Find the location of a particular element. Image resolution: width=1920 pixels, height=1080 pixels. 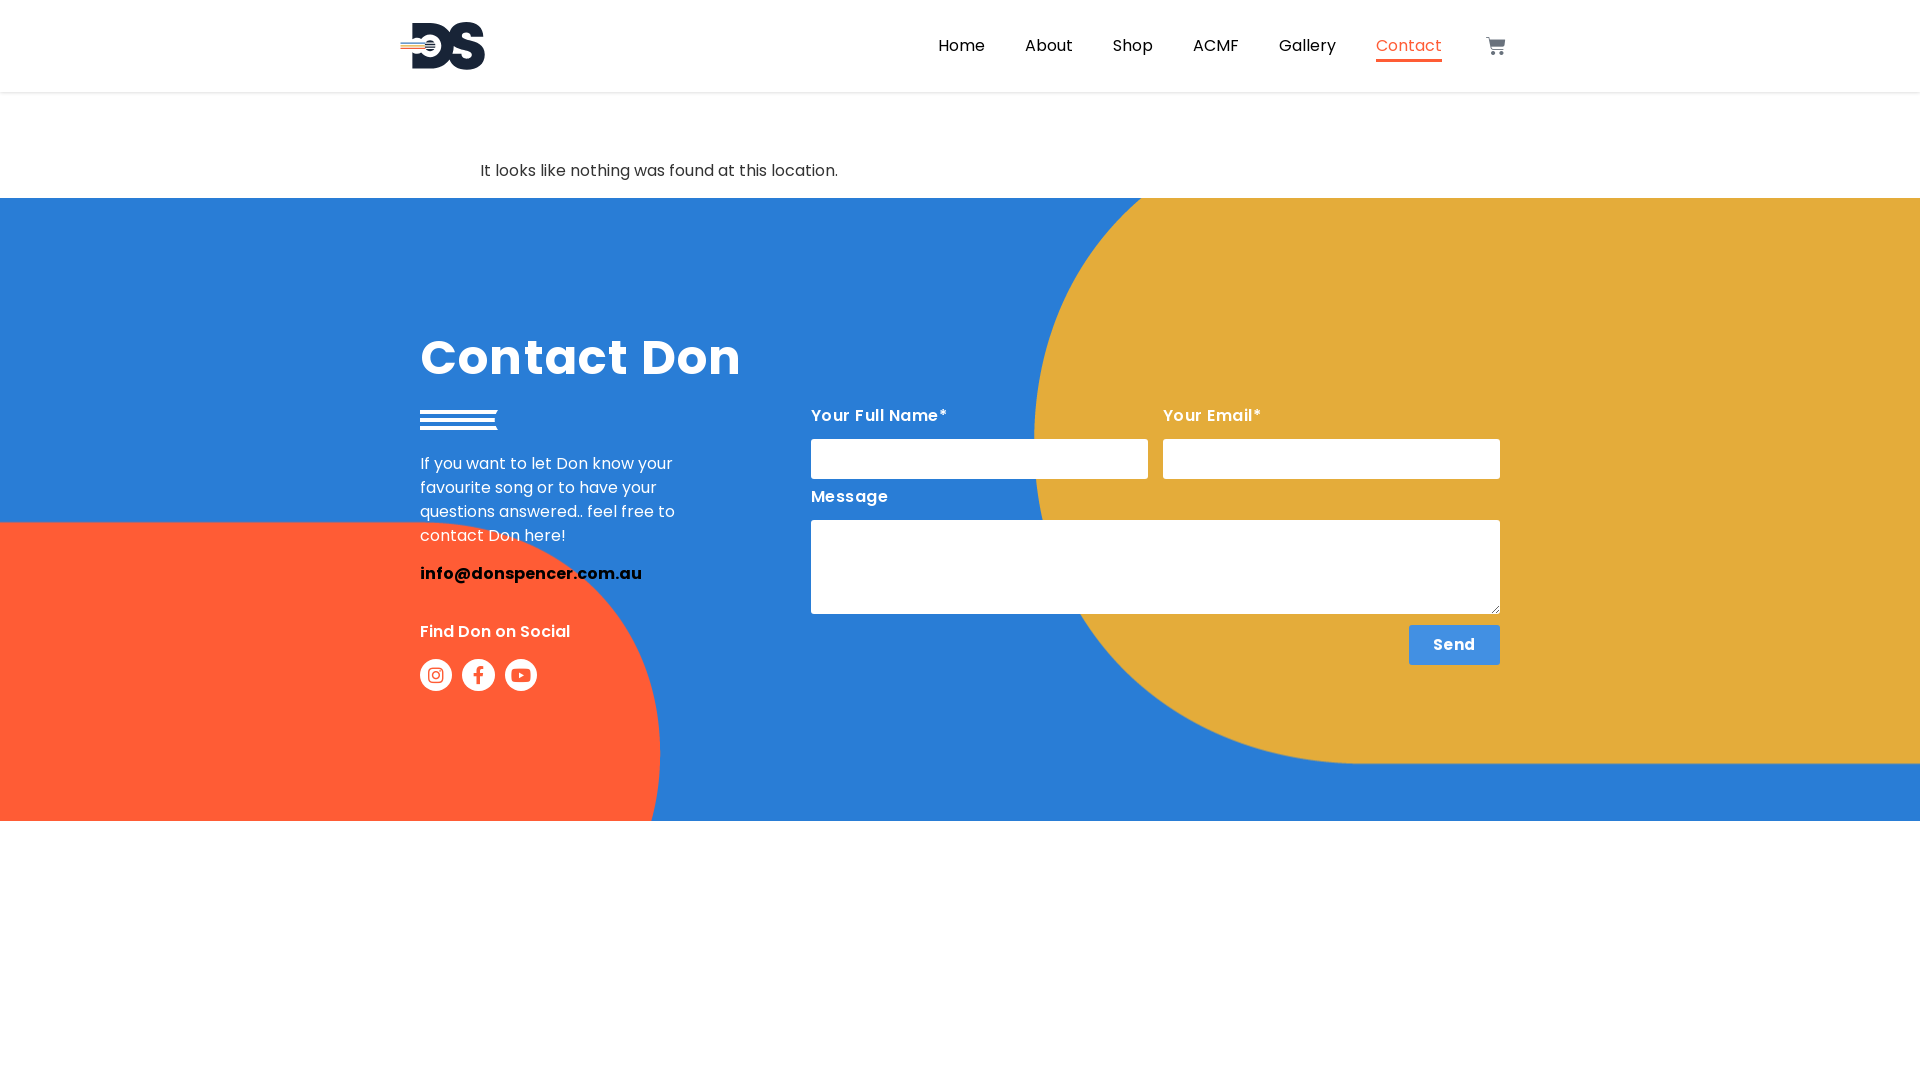

'Home' is located at coordinates (961, 45).